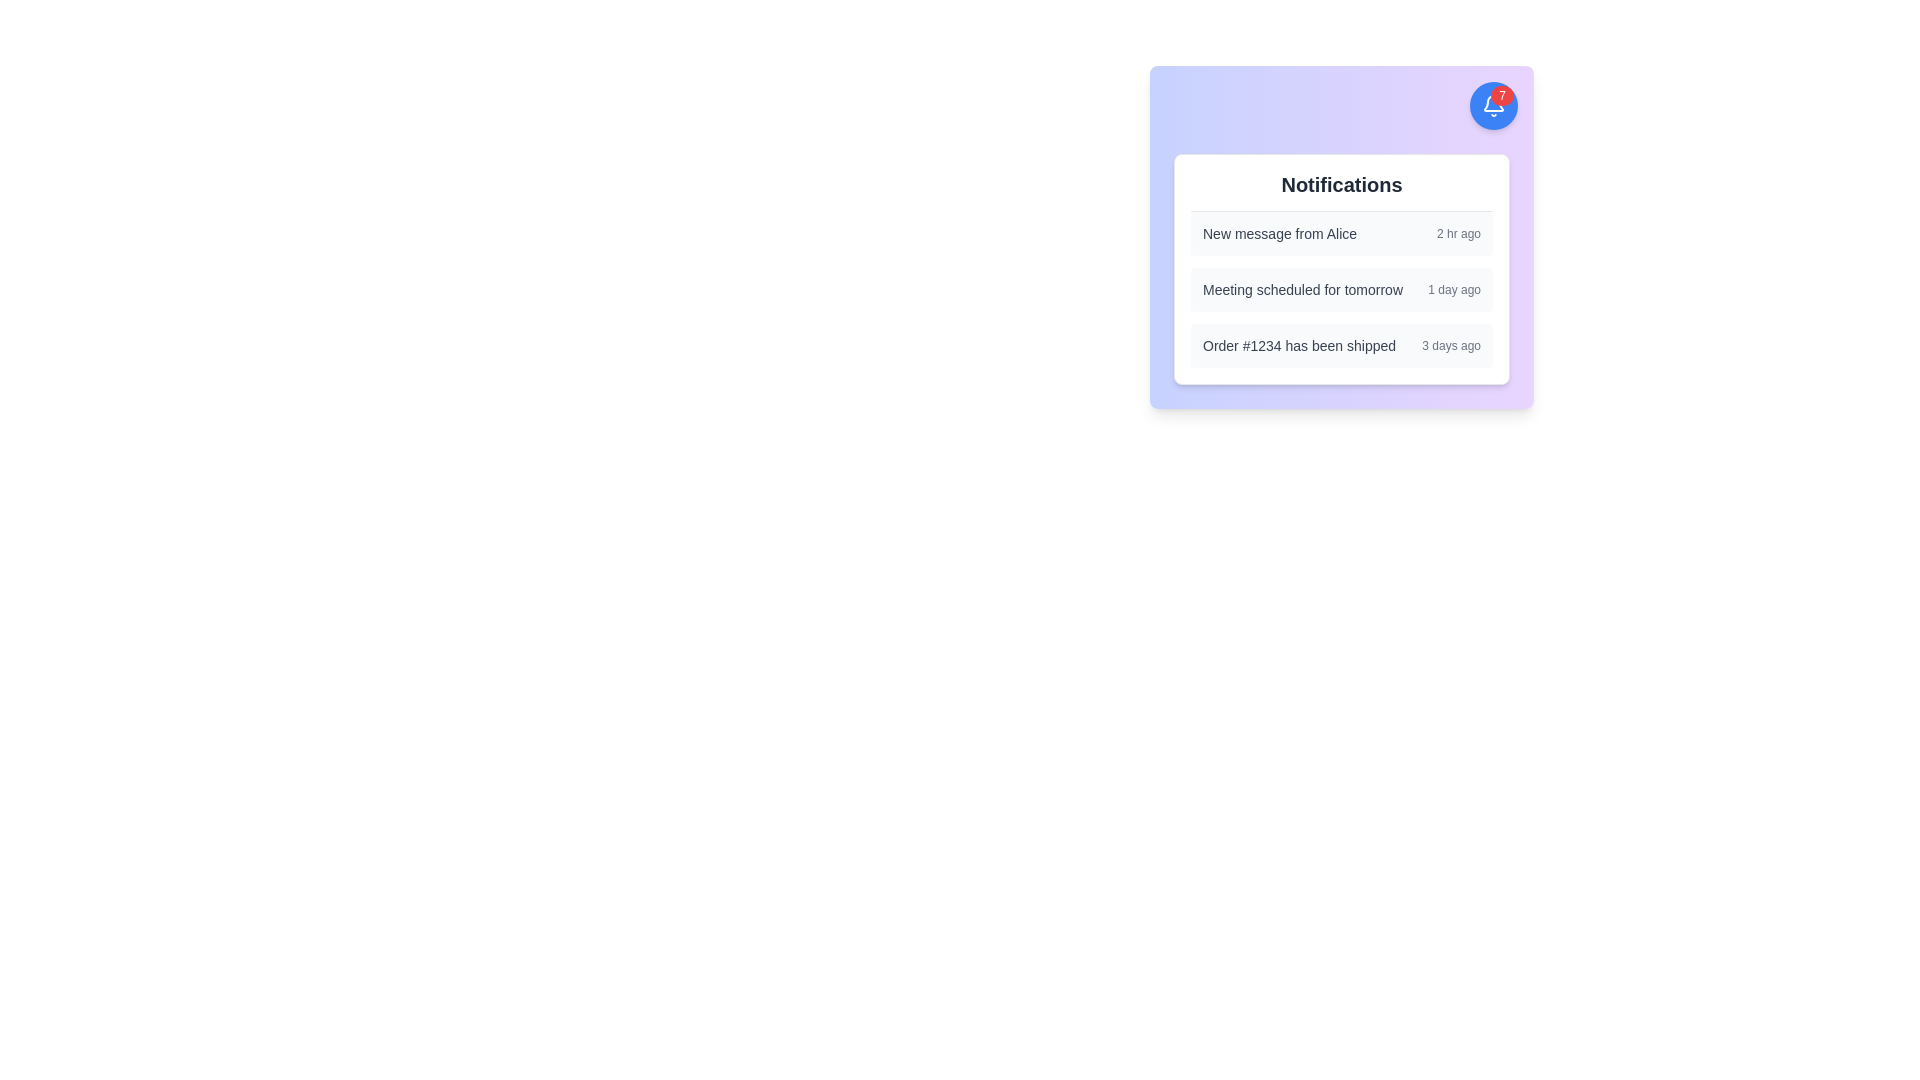 This screenshot has height=1080, width=1920. Describe the element at coordinates (1454, 289) in the screenshot. I see `timestamp information displayed as '1 day ago' in small gray text, located in the notification panel next to the notification item` at that location.